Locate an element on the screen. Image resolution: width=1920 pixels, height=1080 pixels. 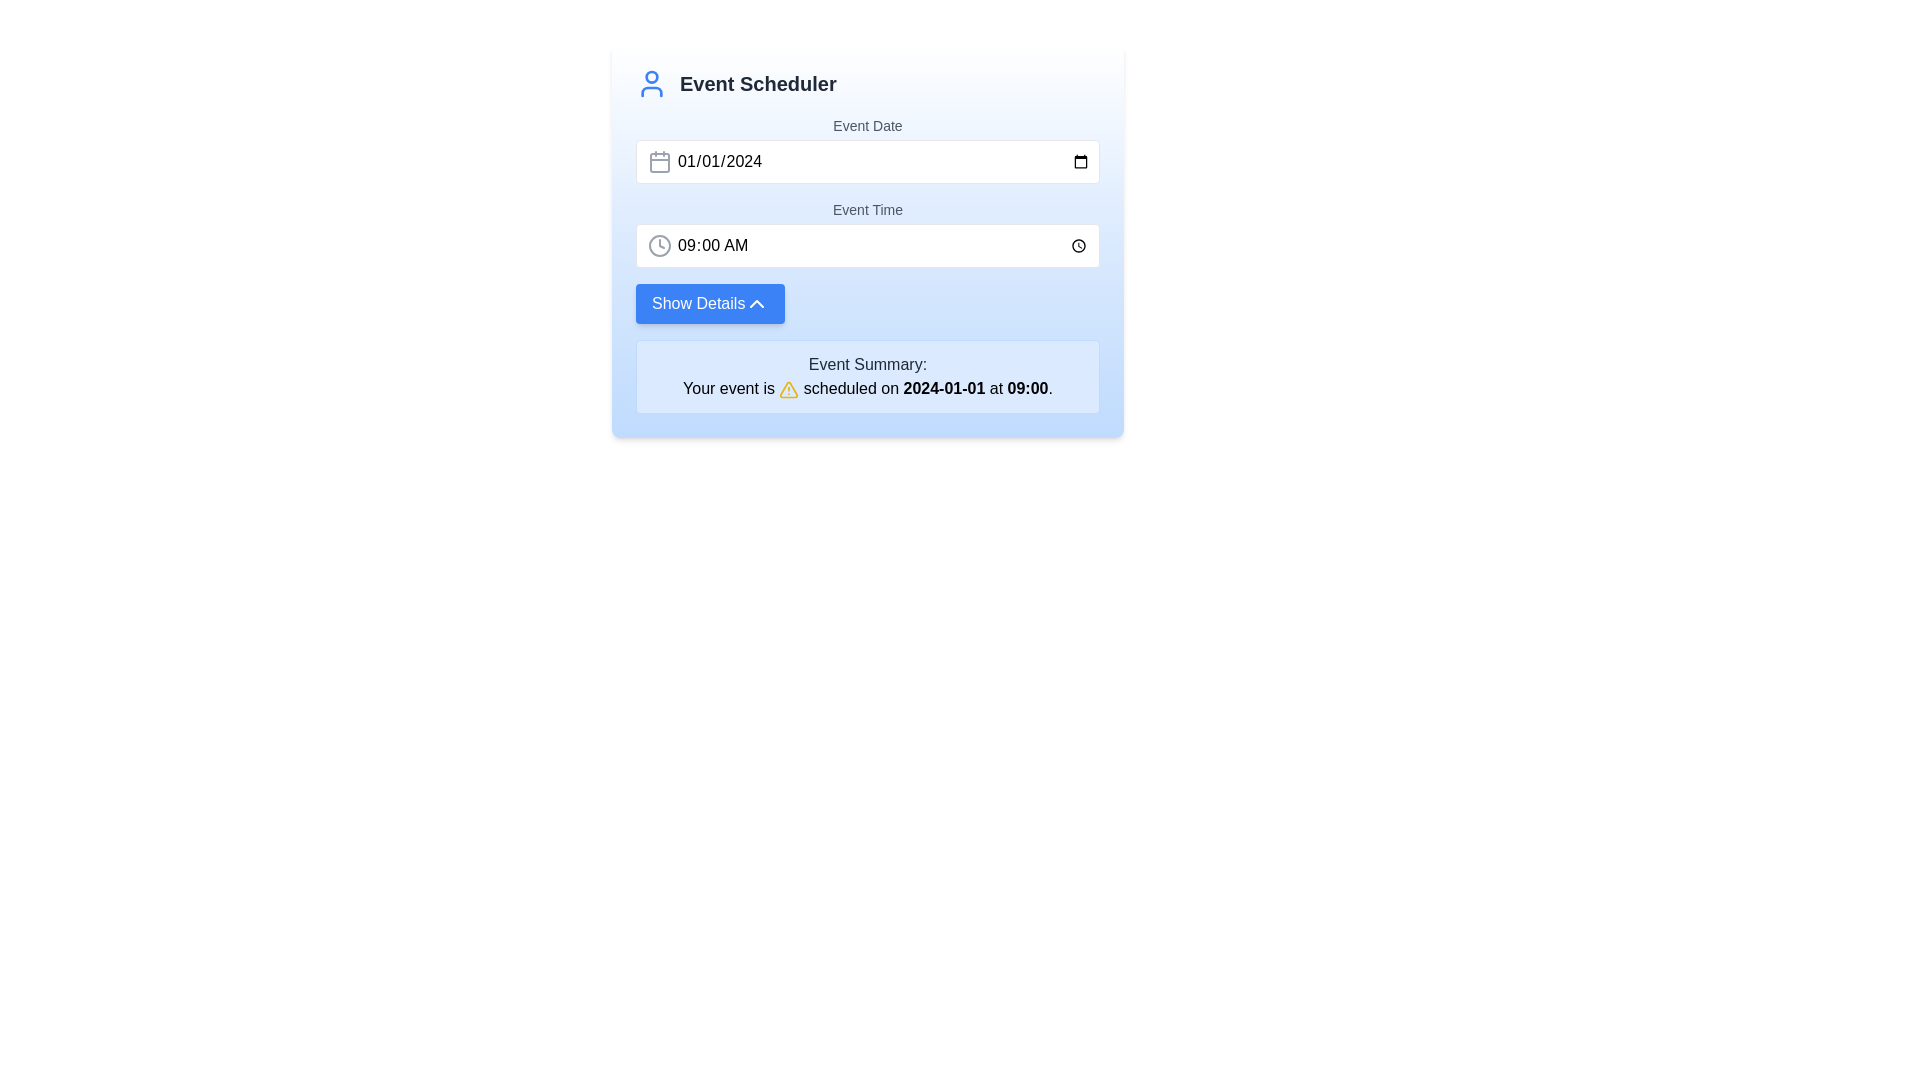
the calendar icon, which is a gray square with rounded corners located to the left of the date input field under the 'Event Date' section is located at coordinates (660, 161).